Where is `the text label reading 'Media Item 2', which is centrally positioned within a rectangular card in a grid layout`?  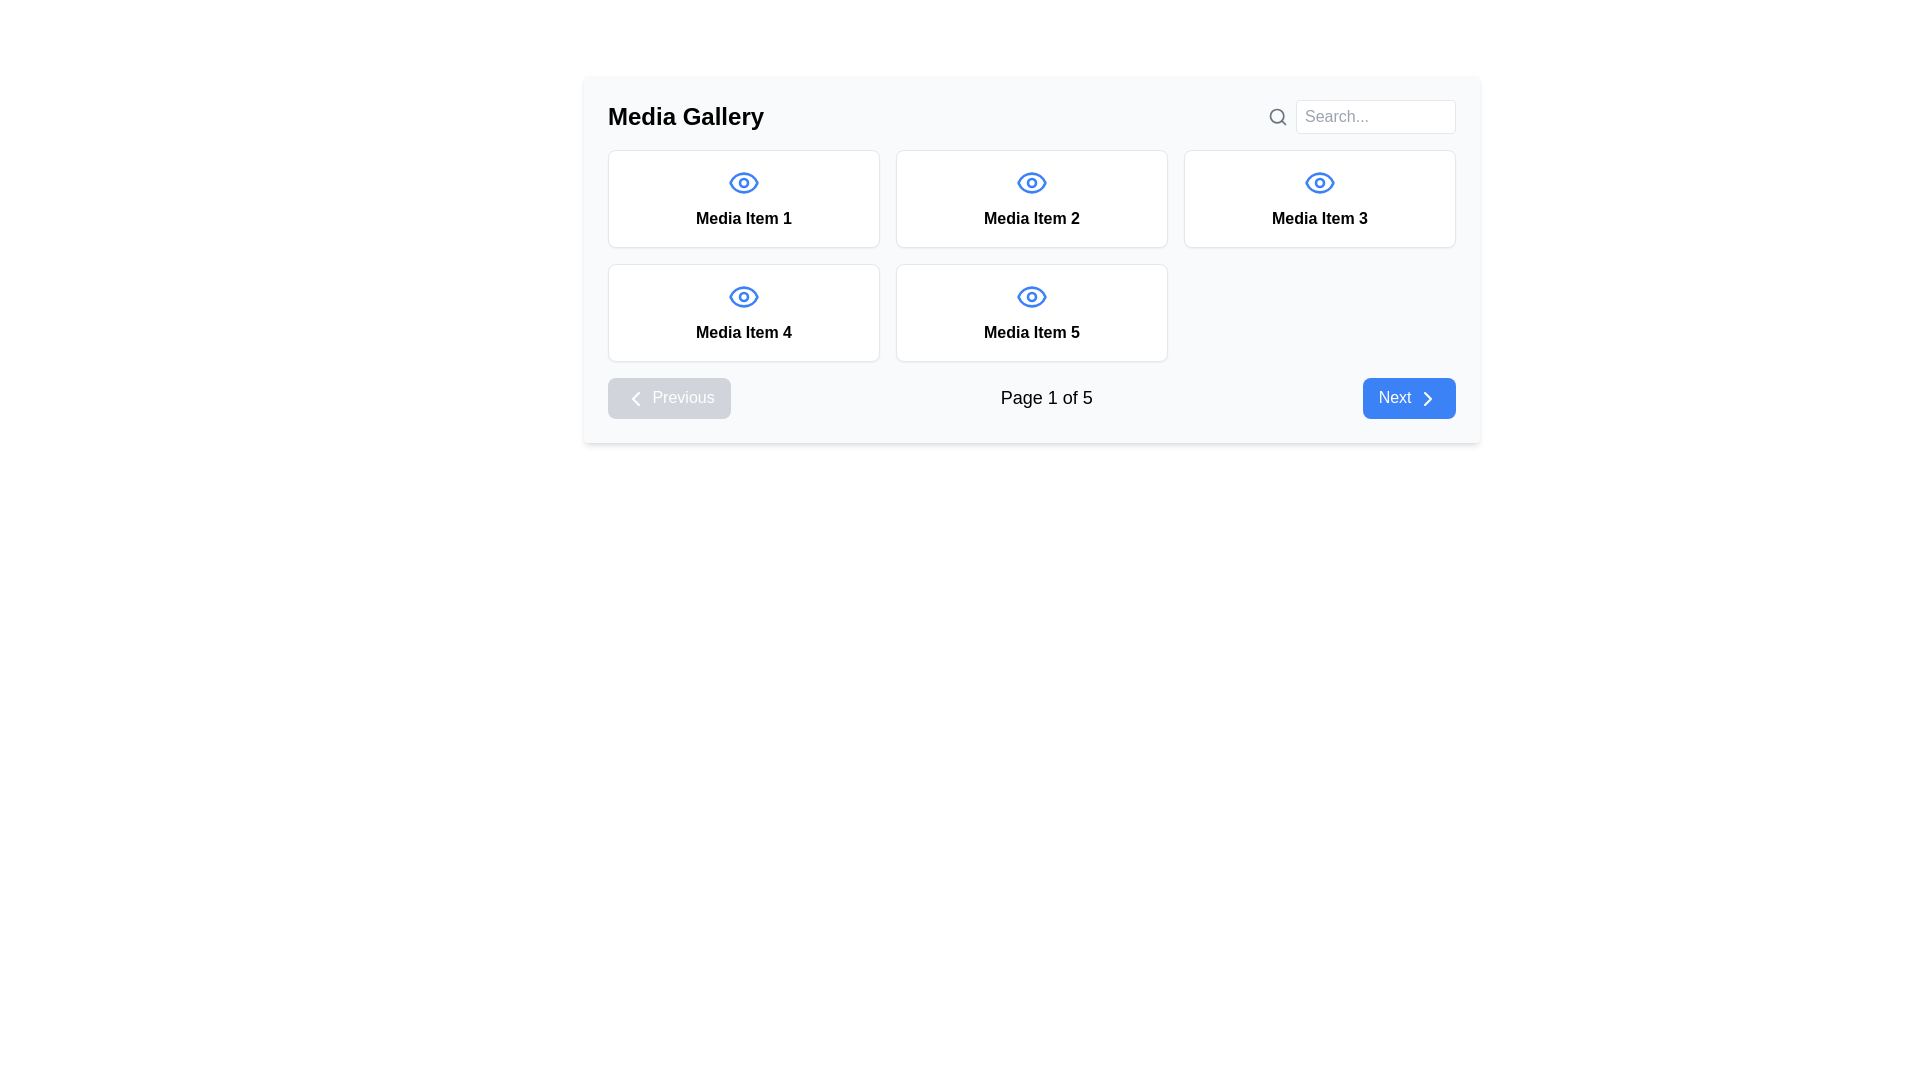
the text label reading 'Media Item 2', which is centrally positioned within a rectangular card in a grid layout is located at coordinates (1032, 219).